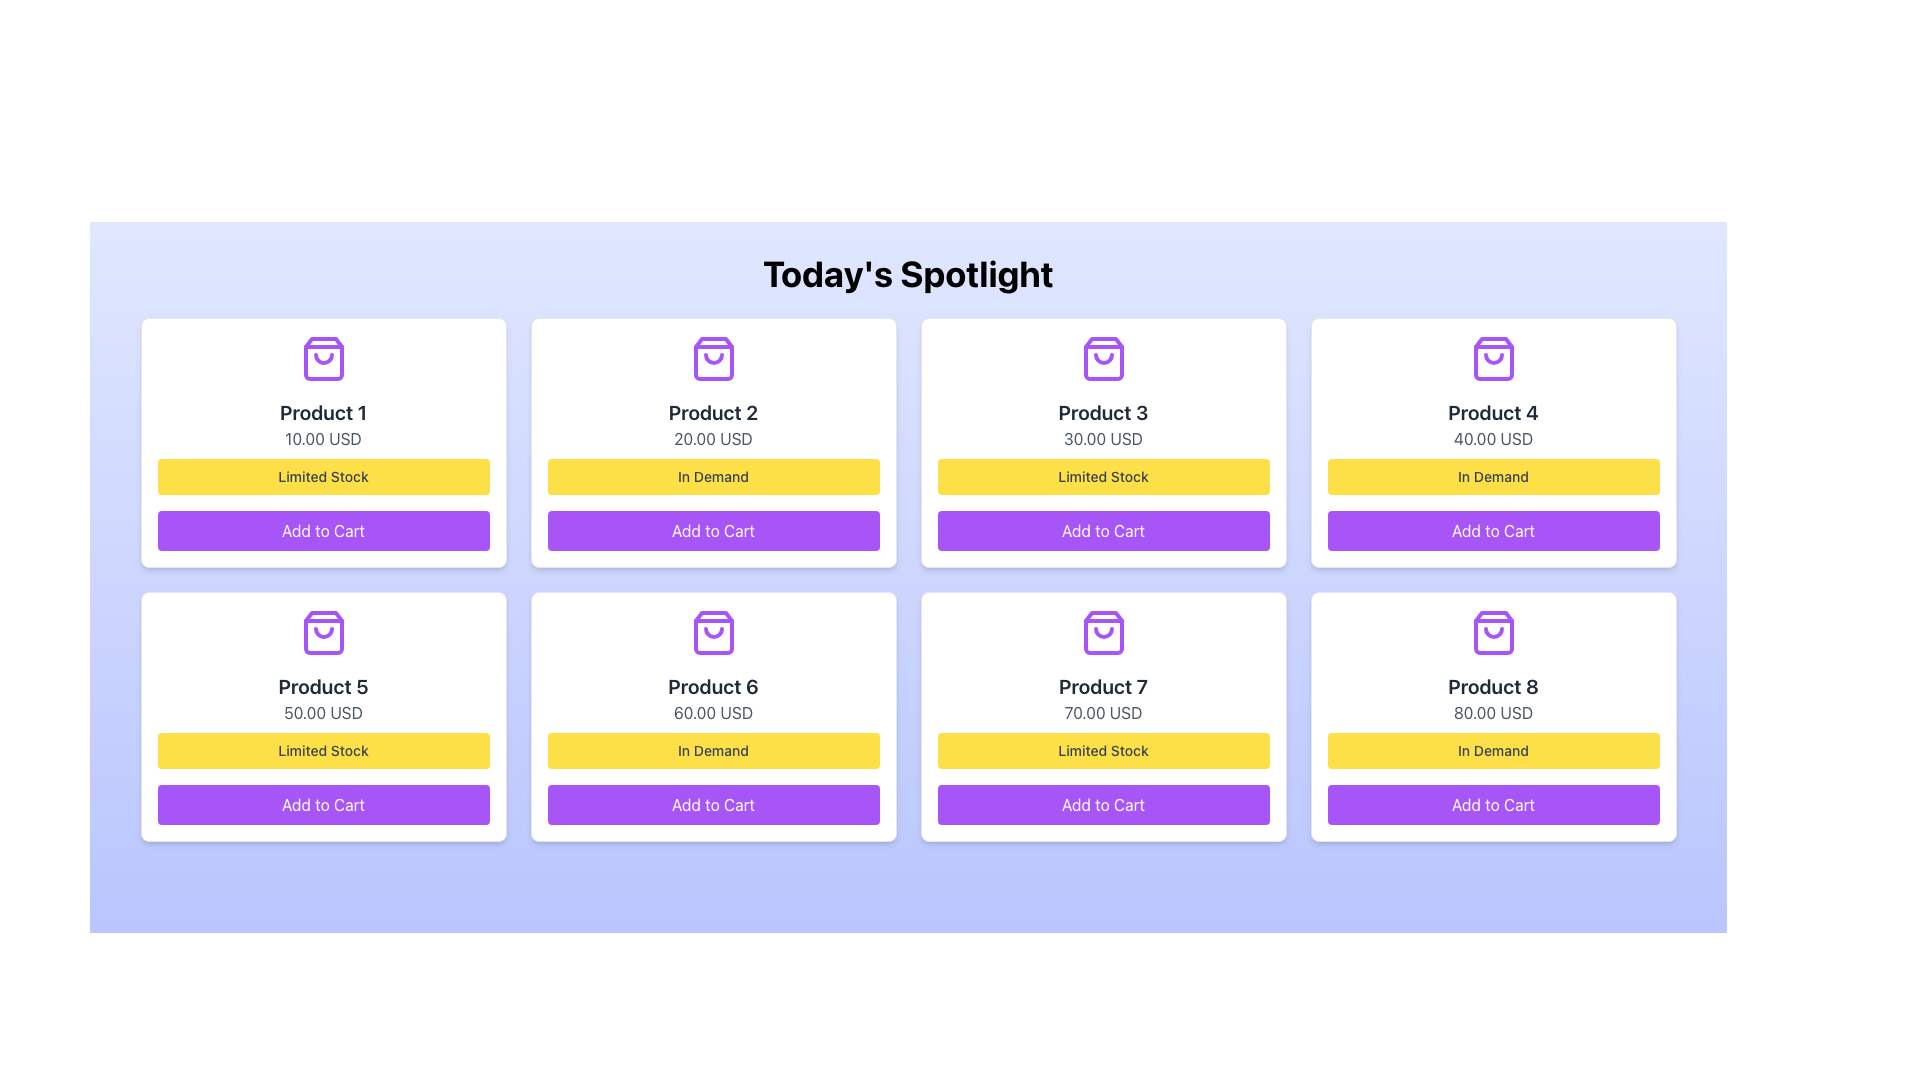  Describe the element at coordinates (907, 273) in the screenshot. I see `text from the header located at the top center of the page, which serves as the title for the content below` at that location.